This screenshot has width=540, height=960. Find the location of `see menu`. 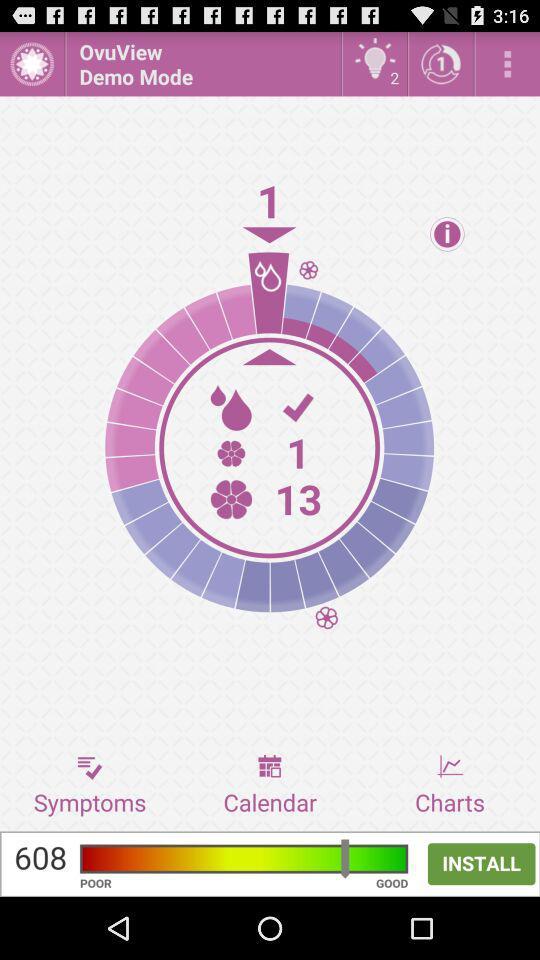

see menu is located at coordinates (507, 63).